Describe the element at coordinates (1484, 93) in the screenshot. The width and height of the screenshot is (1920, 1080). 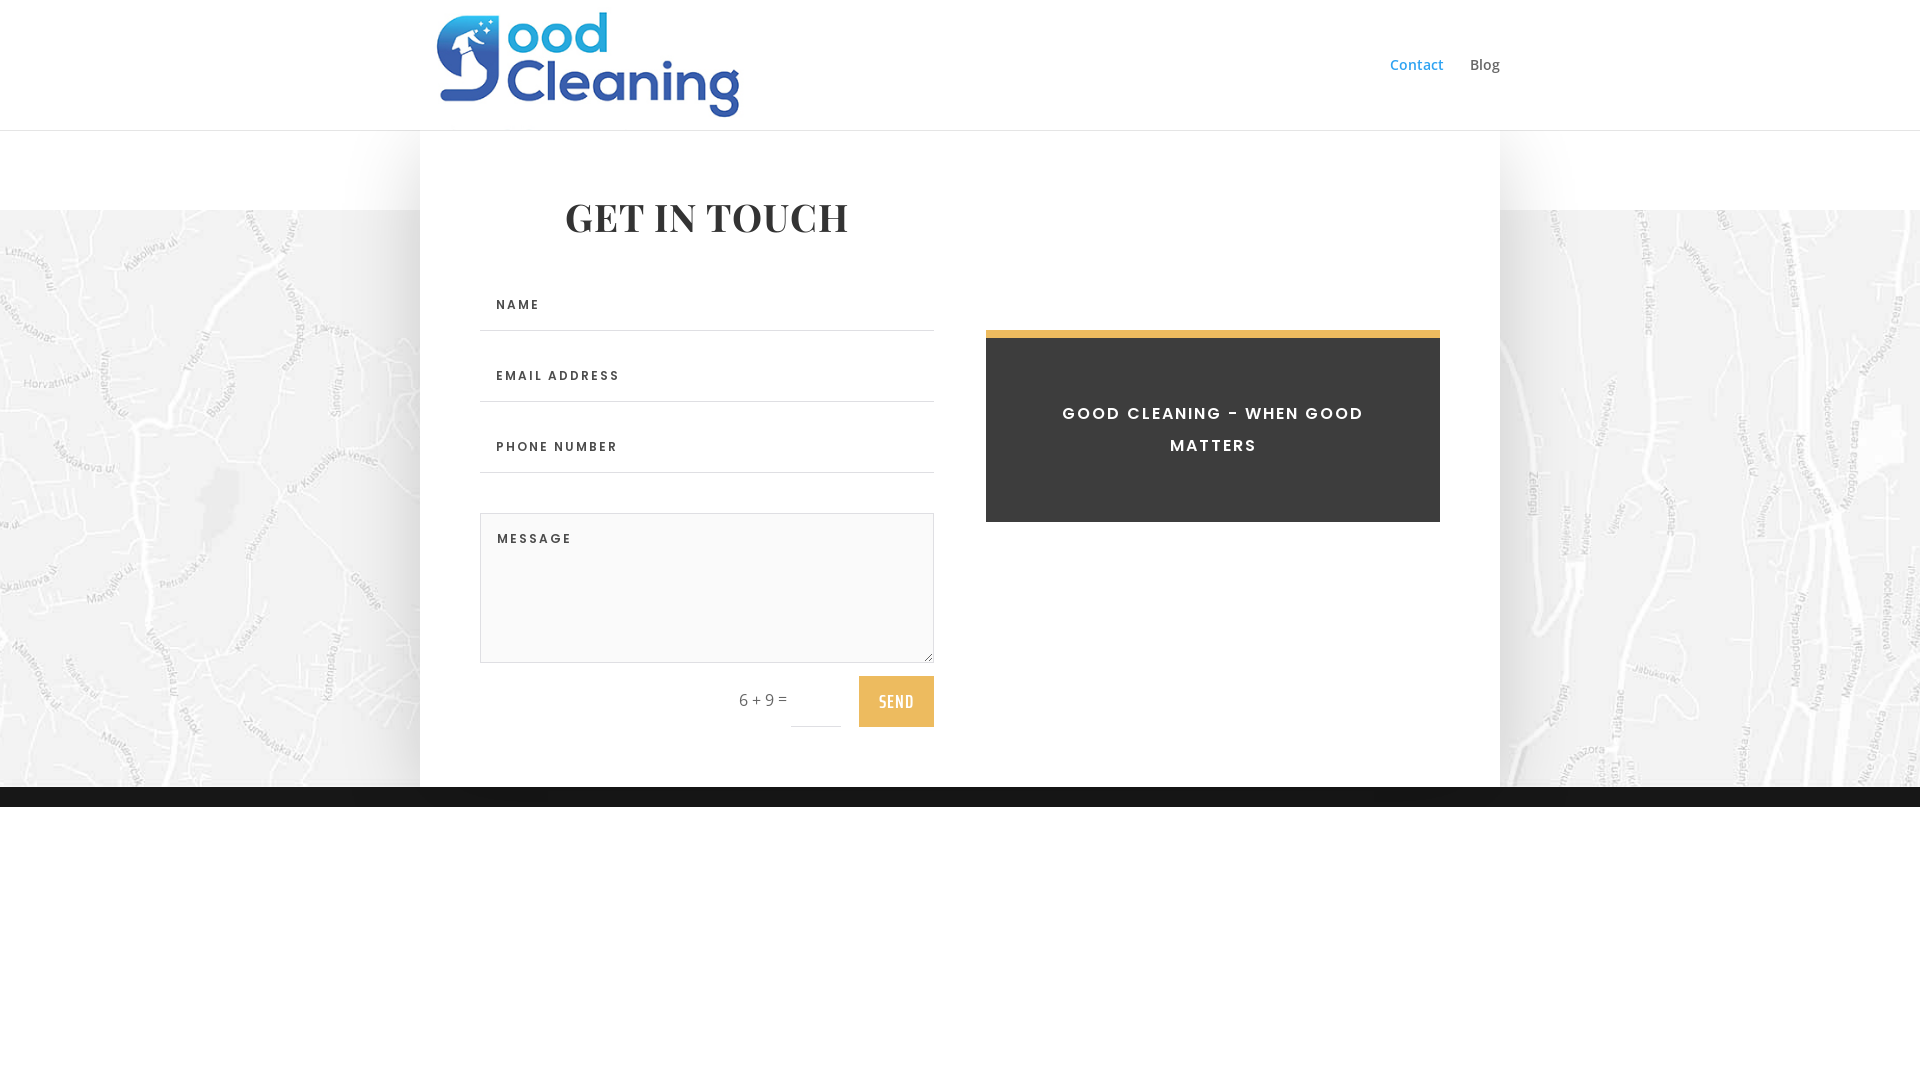
I see `'Blog'` at that location.